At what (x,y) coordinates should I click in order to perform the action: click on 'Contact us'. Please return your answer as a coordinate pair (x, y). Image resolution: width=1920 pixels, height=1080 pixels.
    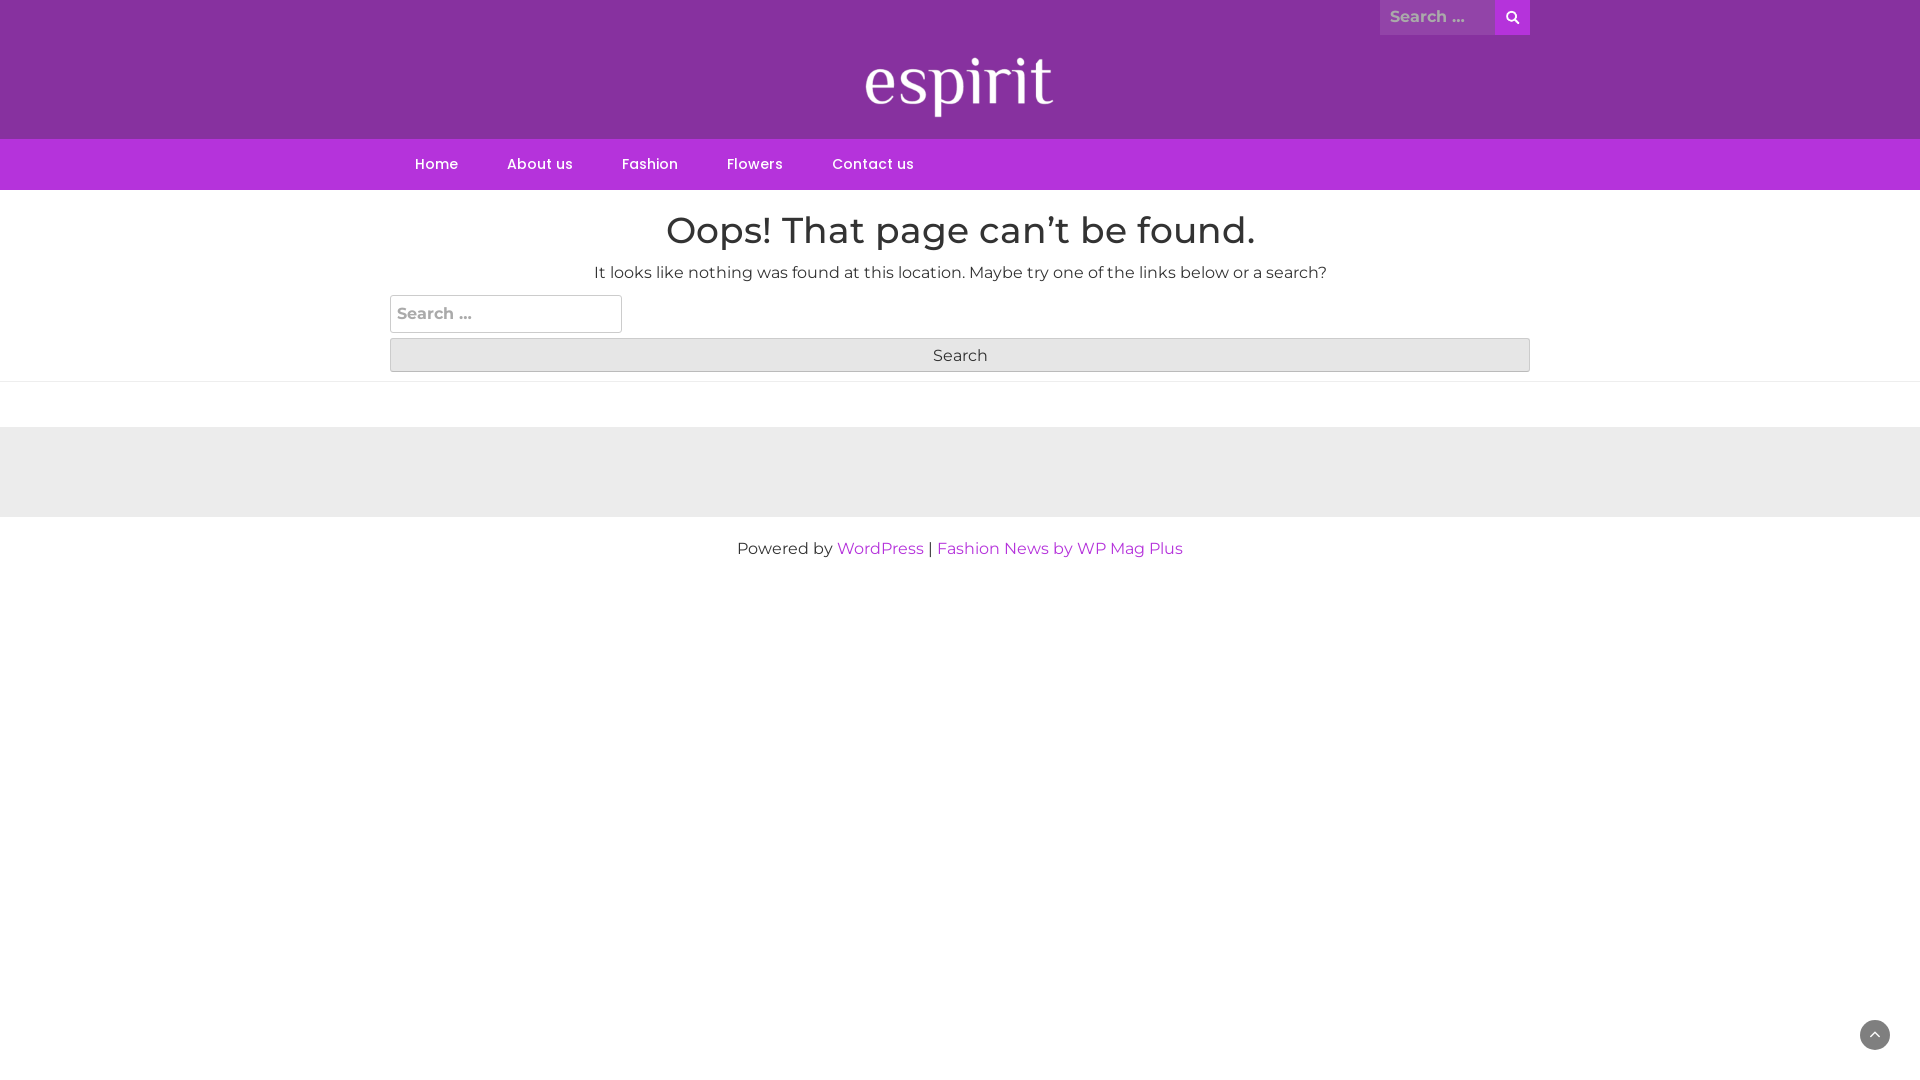
    Looking at the image, I should click on (873, 163).